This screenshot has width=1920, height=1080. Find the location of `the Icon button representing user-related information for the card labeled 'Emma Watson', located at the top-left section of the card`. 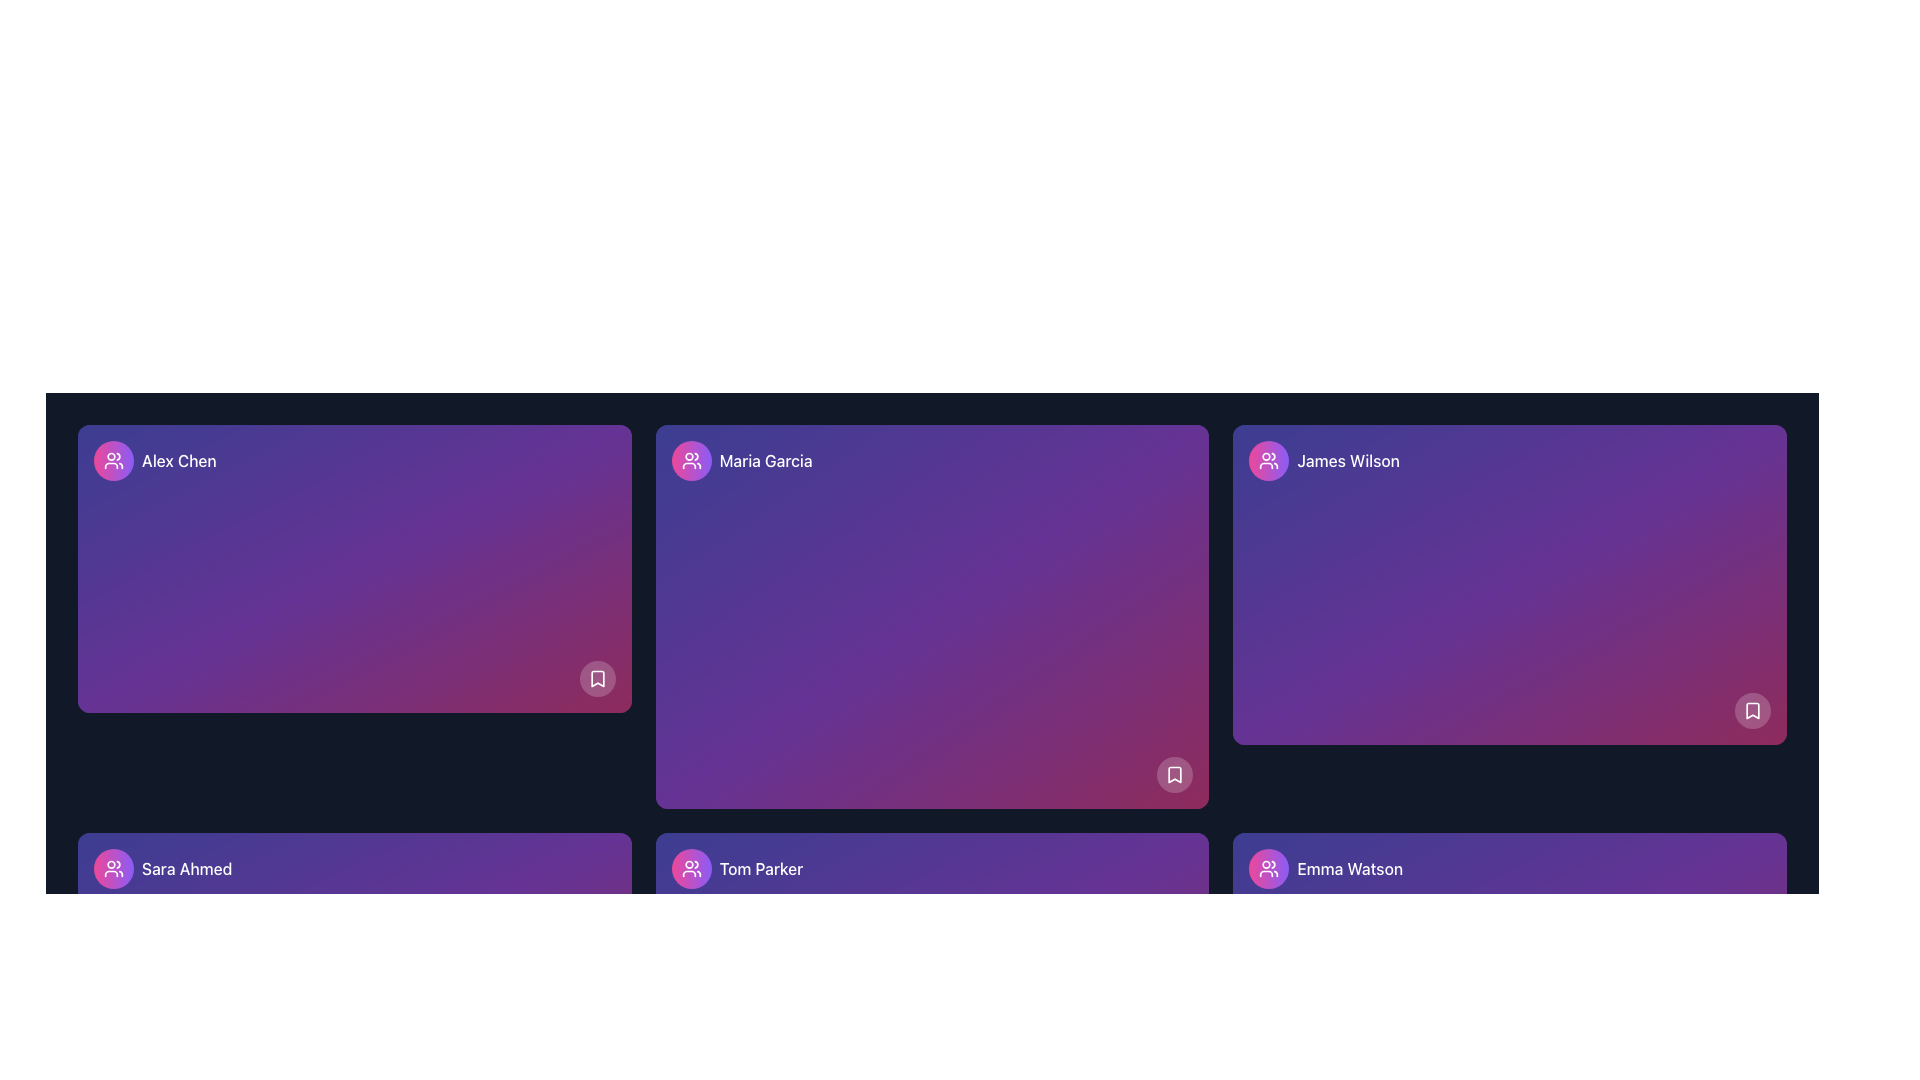

the Icon button representing user-related information for the card labeled 'Emma Watson', located at the top-left section of the card is located at coordinates (1268, 867).